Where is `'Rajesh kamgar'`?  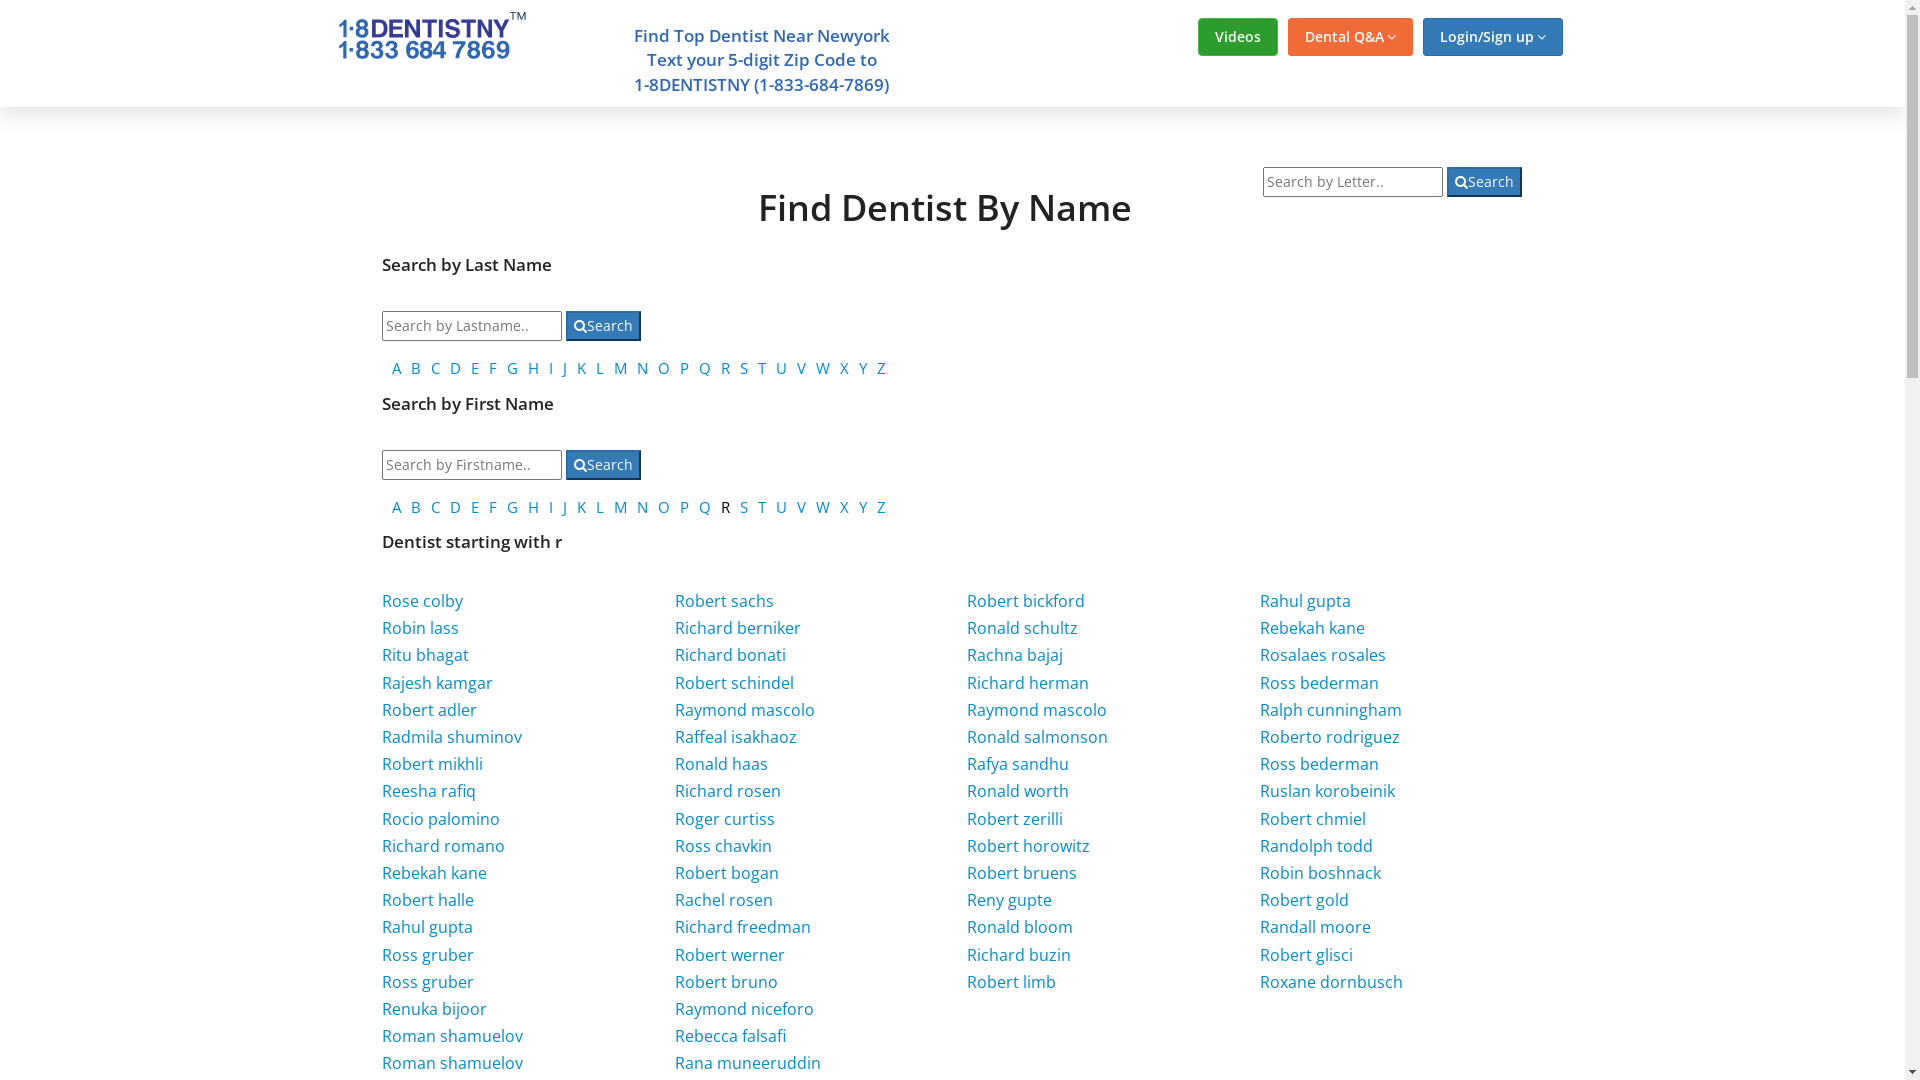 'Rajesh kamgar' is located at coordinates (436, 681).